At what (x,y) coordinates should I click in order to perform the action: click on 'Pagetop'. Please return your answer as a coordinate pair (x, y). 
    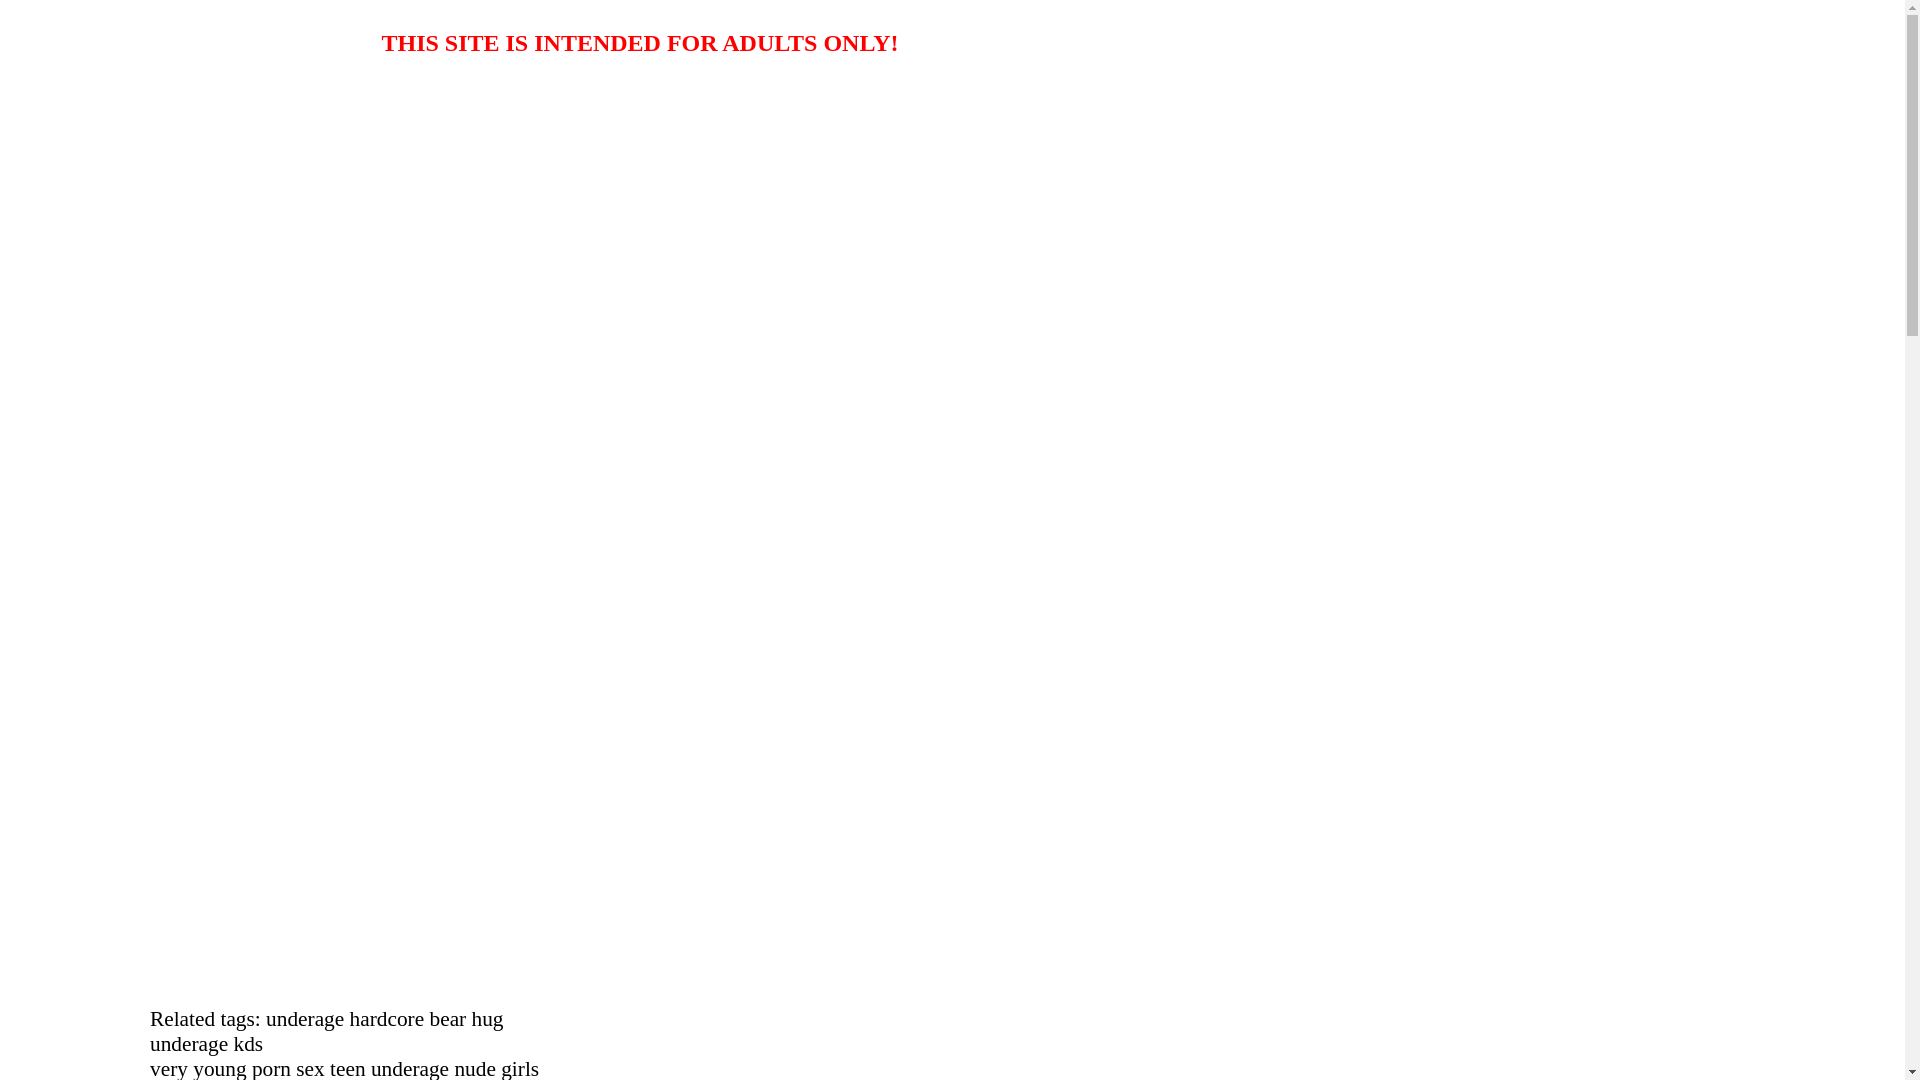
    Looking at the image, I should click on (33, 223).